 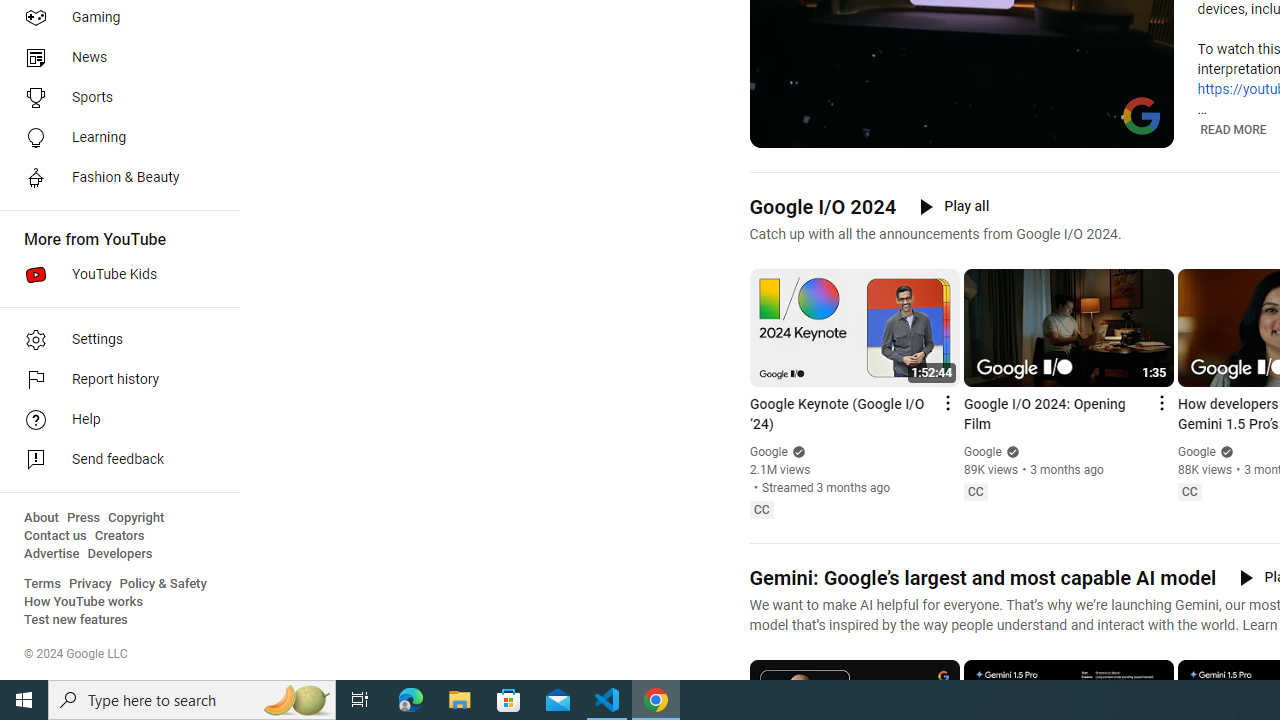 What do you see at coordinates (163, 584) in the screenshot?
I see `'Policy & Safety'` at bounding box center [163, 584].